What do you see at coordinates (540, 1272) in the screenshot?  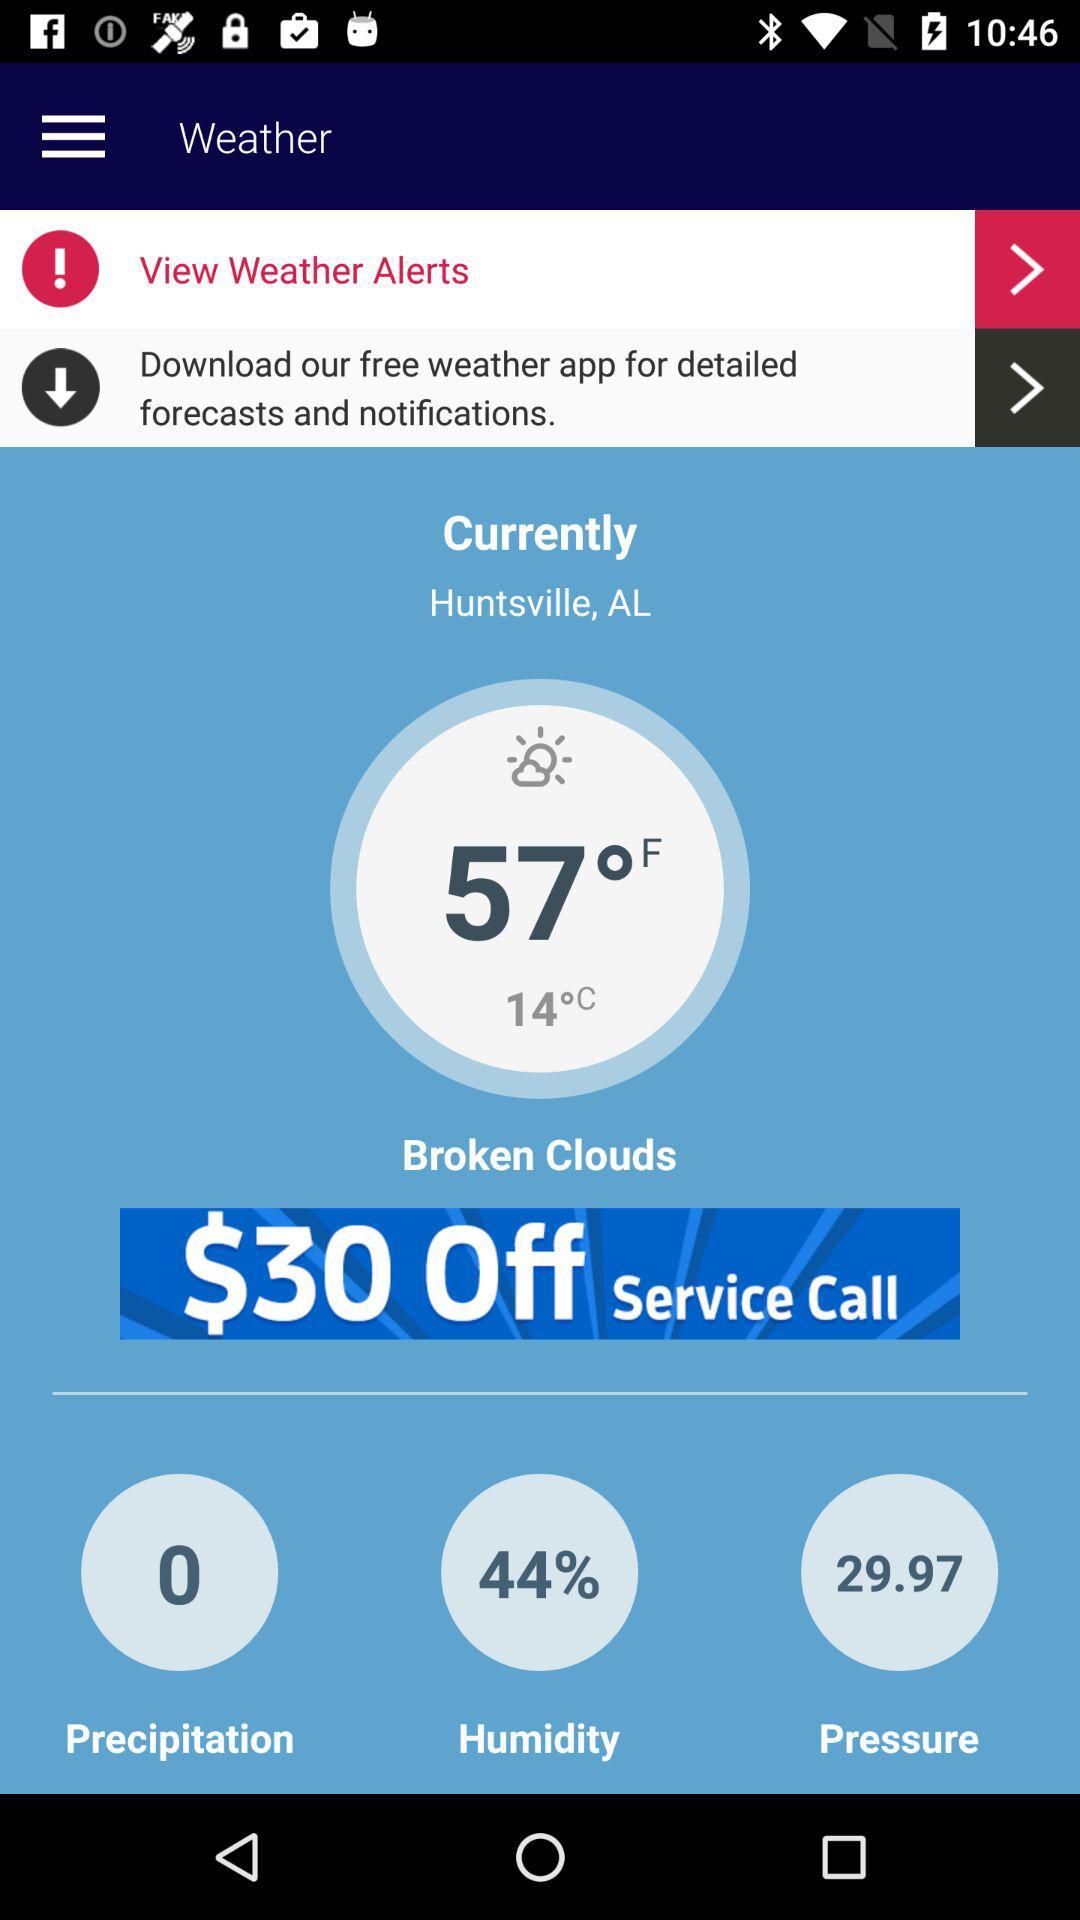 I see `click advertisement` at bounding box center [540, 1272].